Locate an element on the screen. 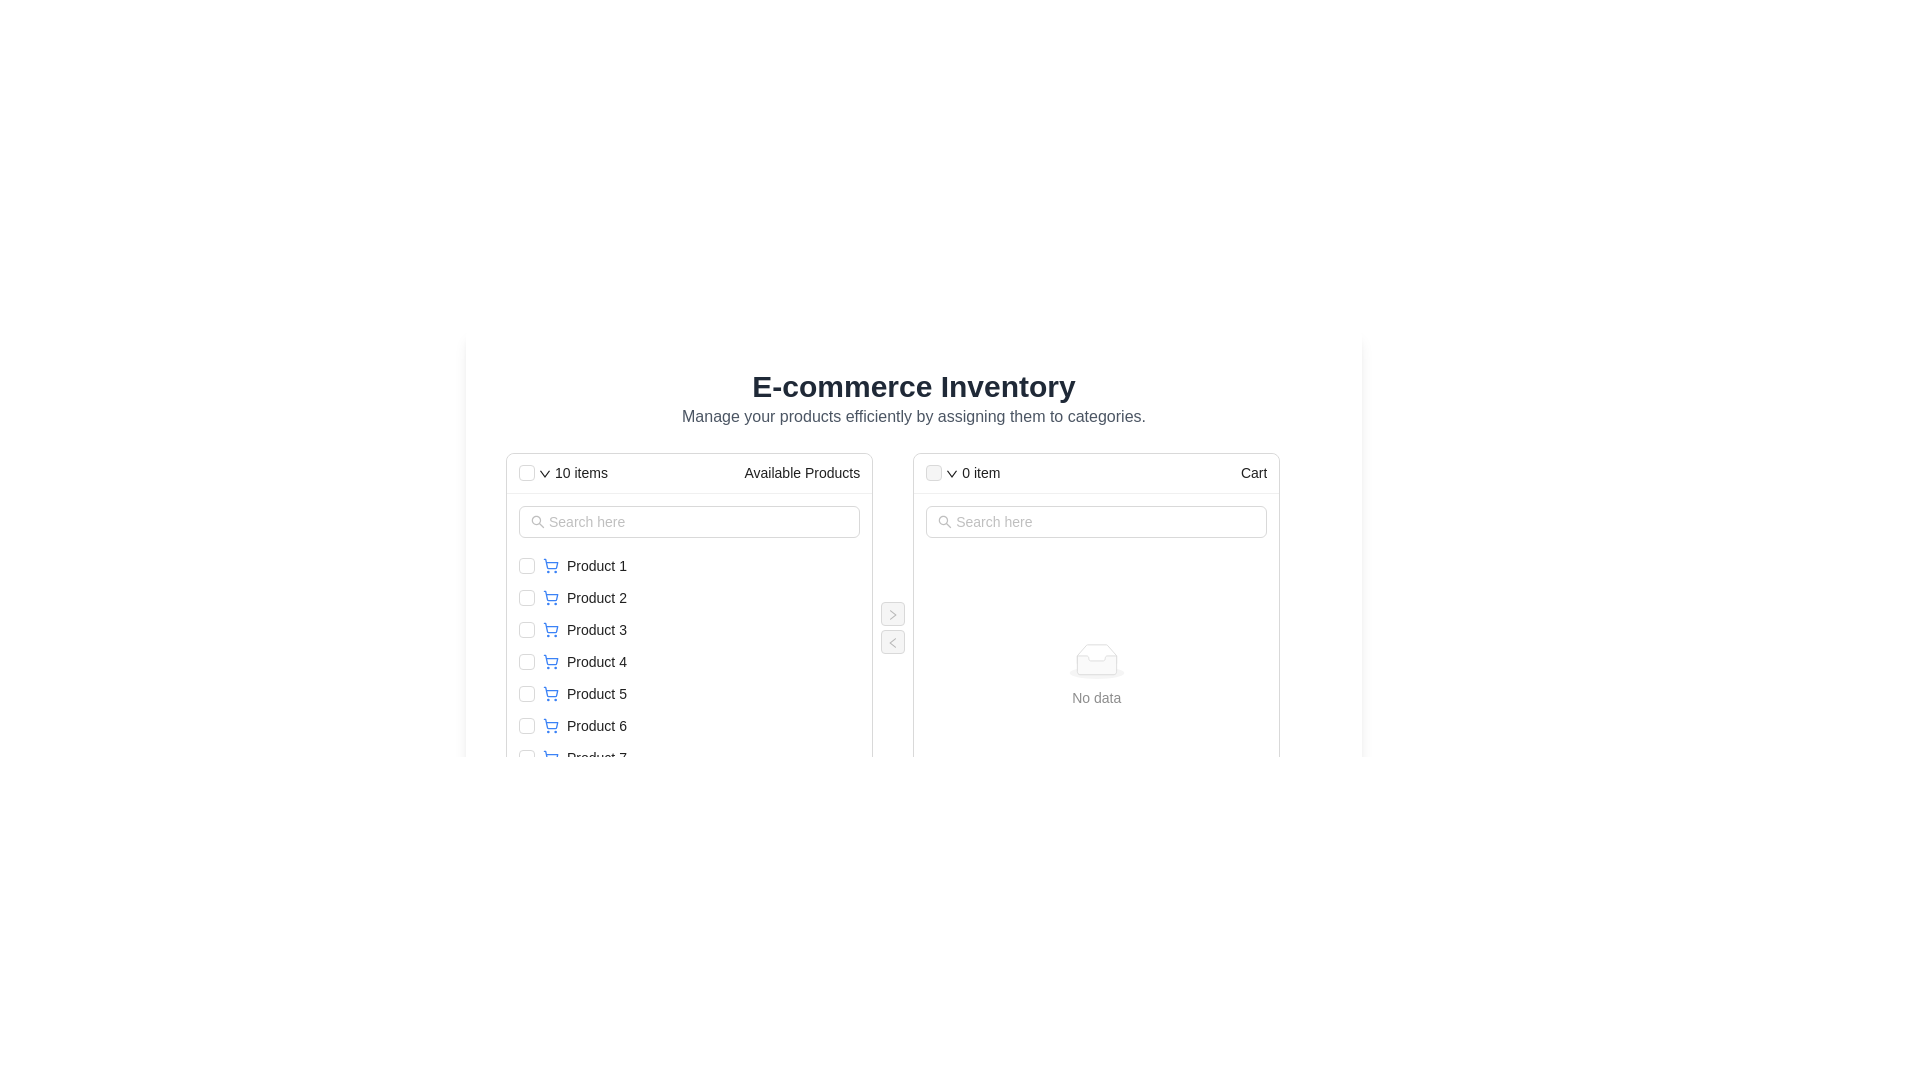 The image size is (1920, 1080). the informative placeholder icon and text indicating the absence of data in the 'Cart' section, located in the right panel beneath the search bar is located at coordinates (1095, 660).